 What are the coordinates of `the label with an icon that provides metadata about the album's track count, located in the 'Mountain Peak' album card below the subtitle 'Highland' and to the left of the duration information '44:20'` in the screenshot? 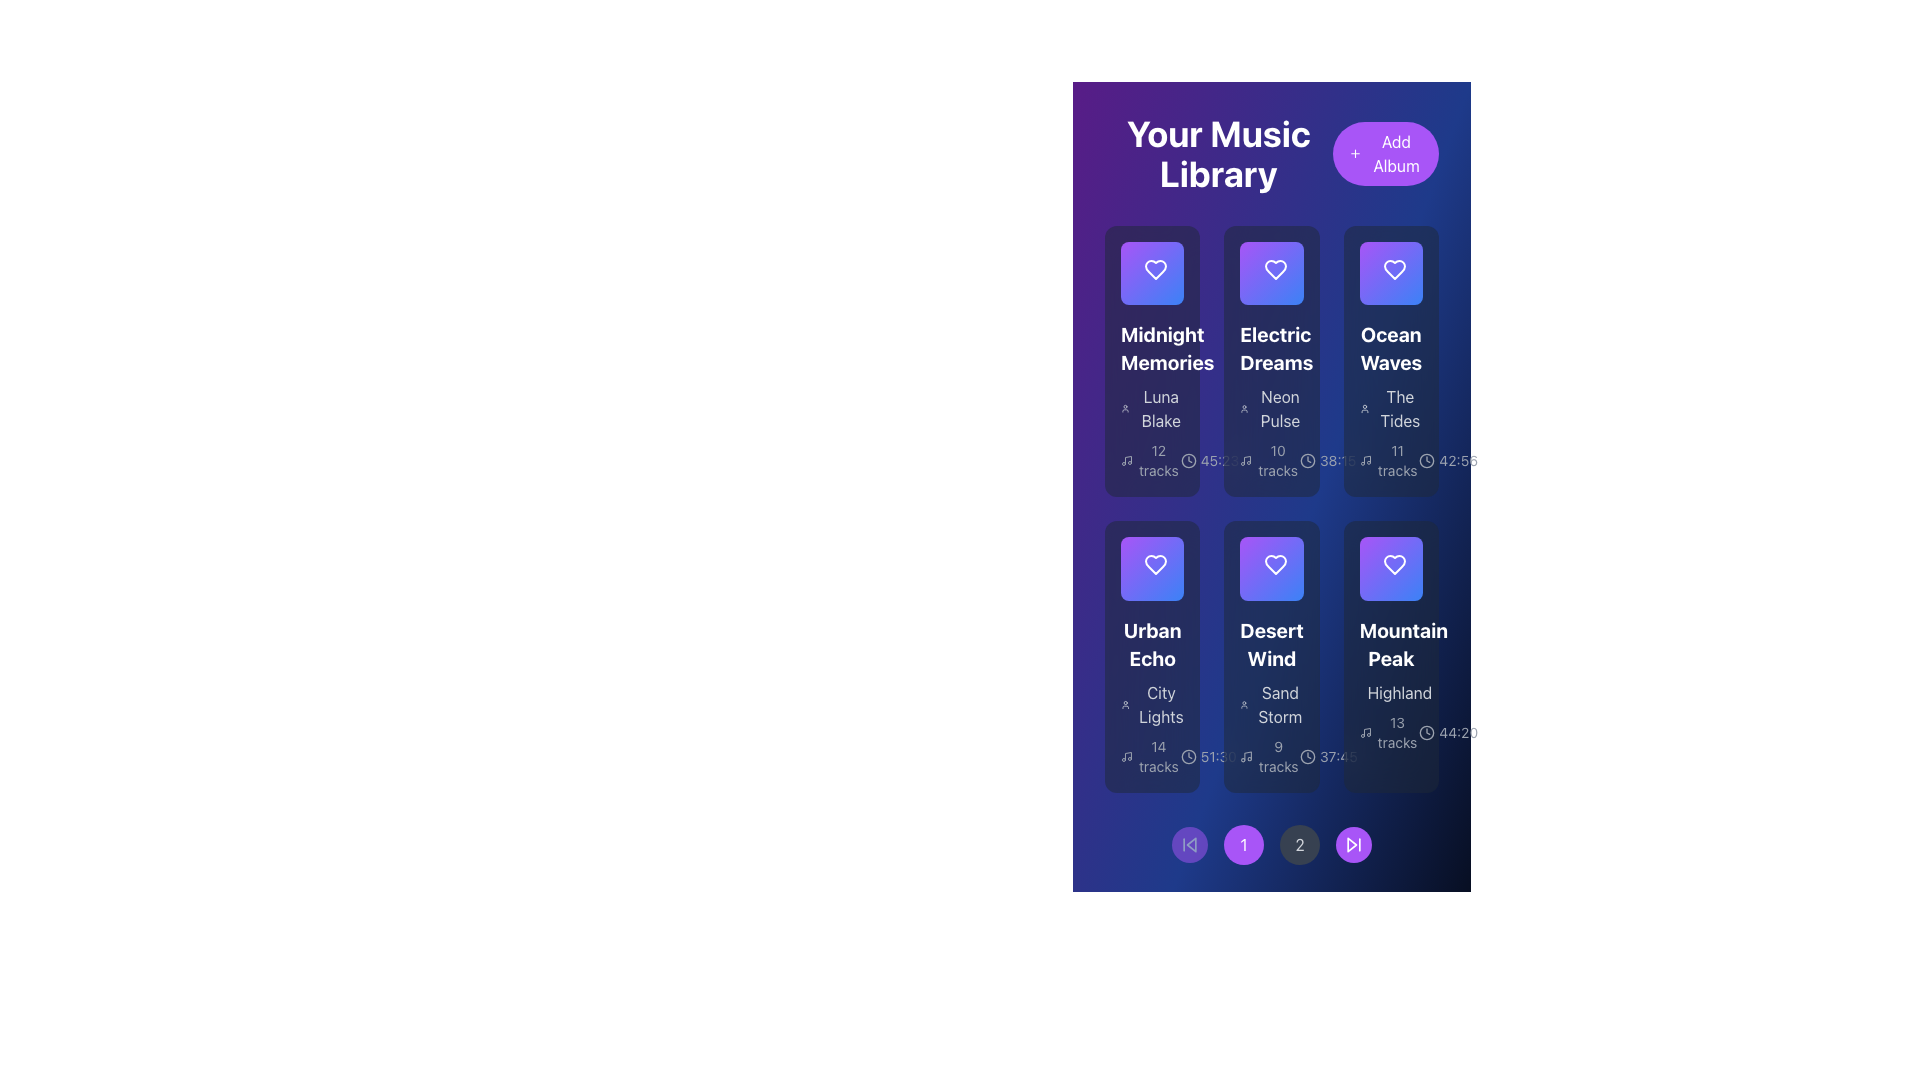 It's located at (1388, 732).